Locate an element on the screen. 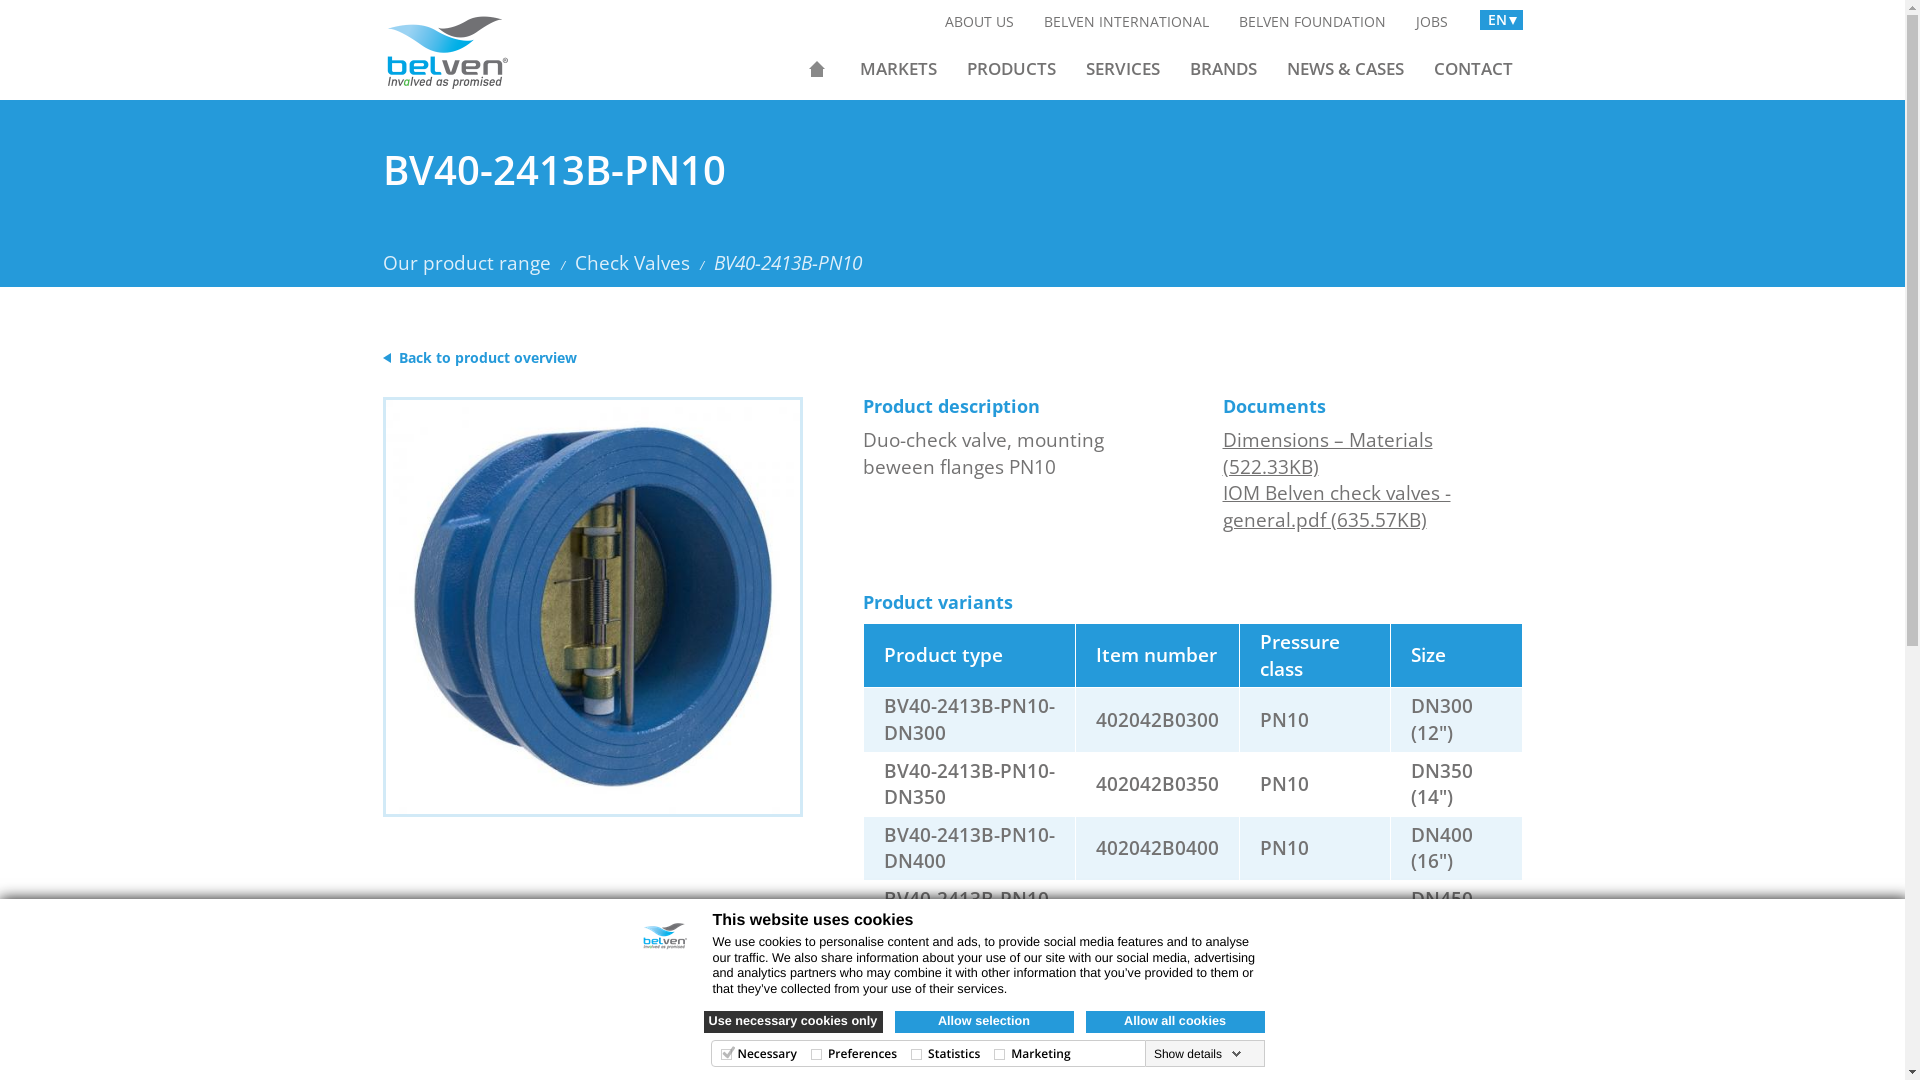 The width and height of the screenshot is (1920, 1080). 'Use necessary cookies only' is located at coordinates (704, 1022).